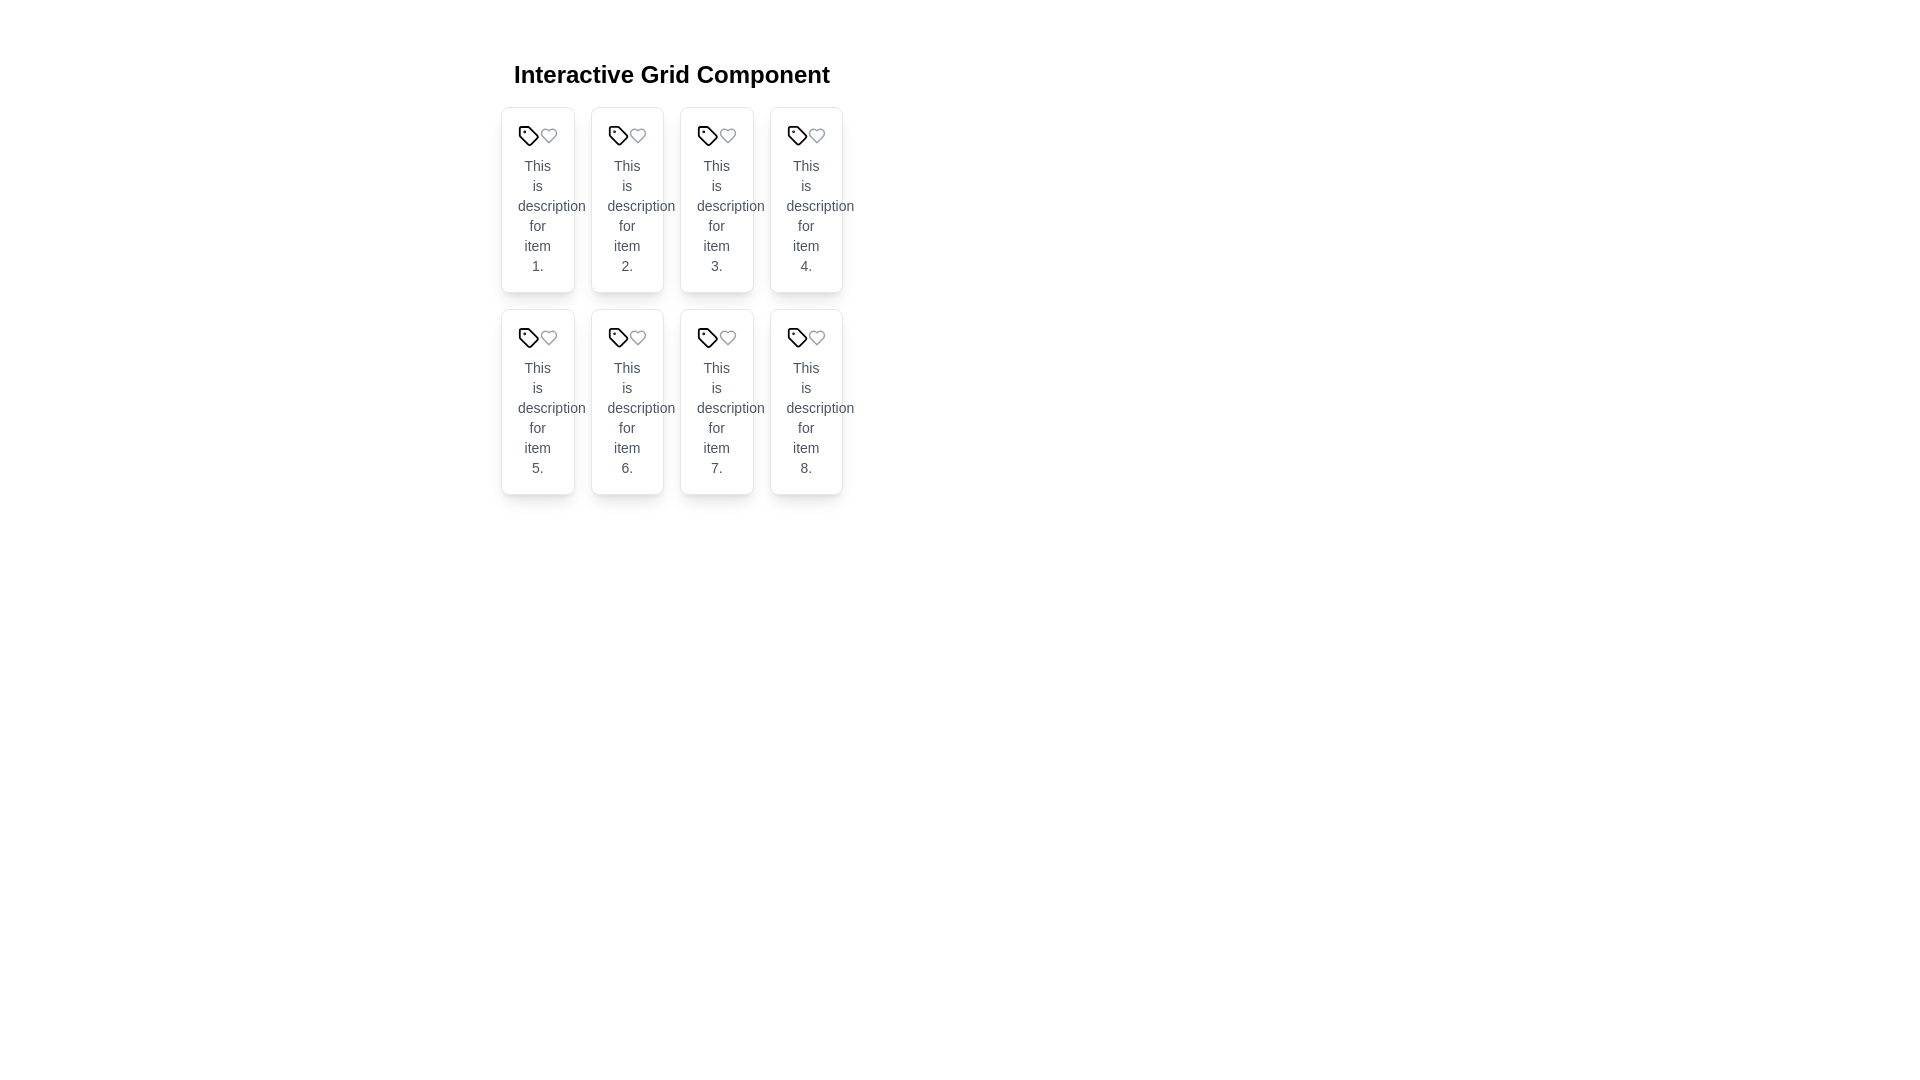 This screenshot has width=1920, height=1080. What do you see at coordinates (806, 216) in the screenshot?
I see `the text block that provides contextual information for the fourth tile in the grid layout, located beneath the title of the tile` at bounding box center [806, 216].